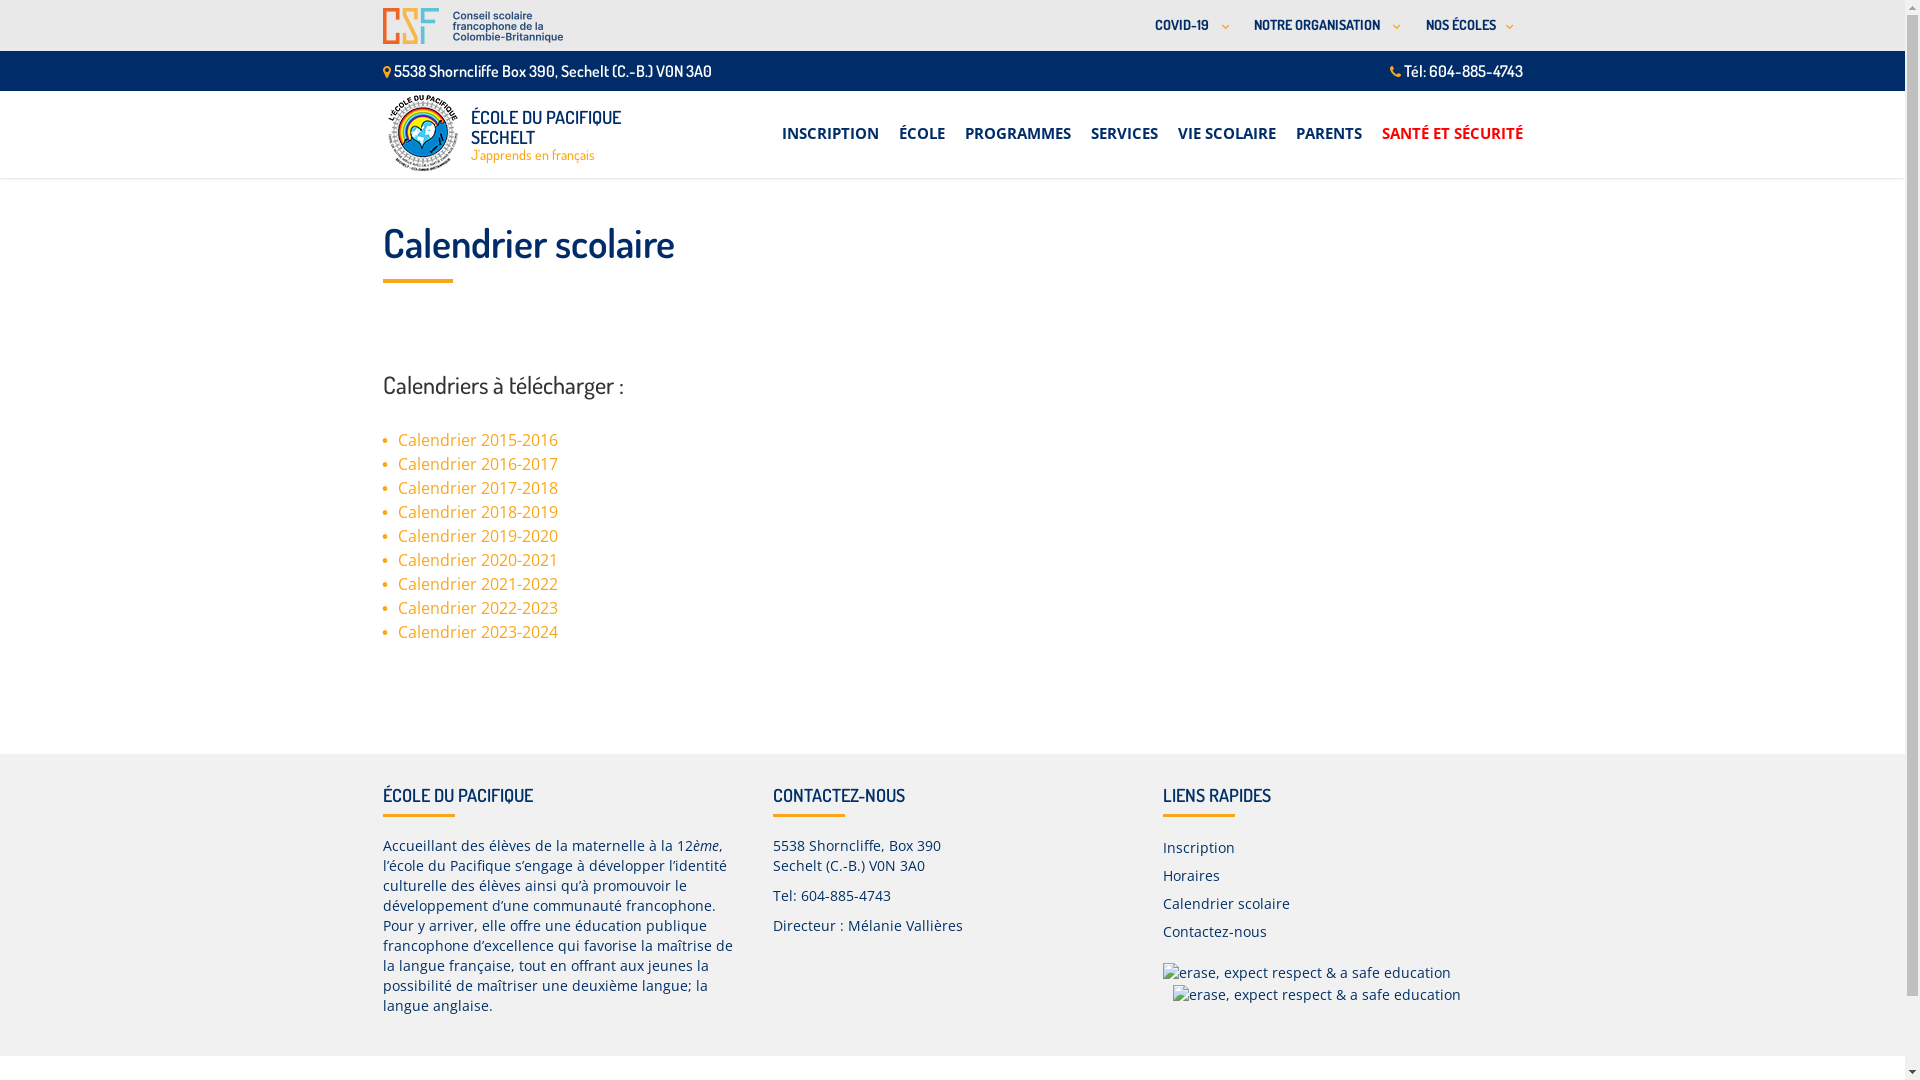  I want to click on 'Calendrier 2017-2018', so click(477, 488).